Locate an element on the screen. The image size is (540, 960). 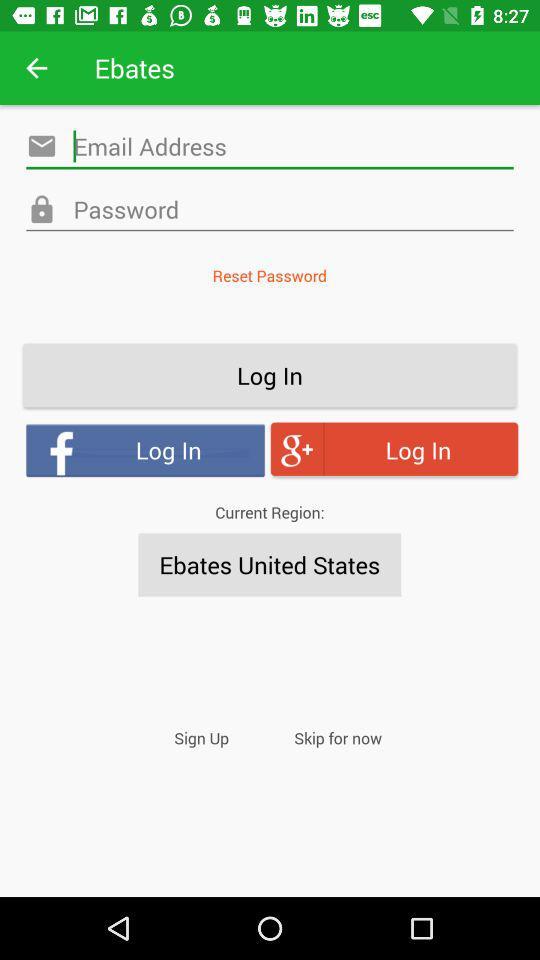
sign up icon is located at coordinates (201, 737).